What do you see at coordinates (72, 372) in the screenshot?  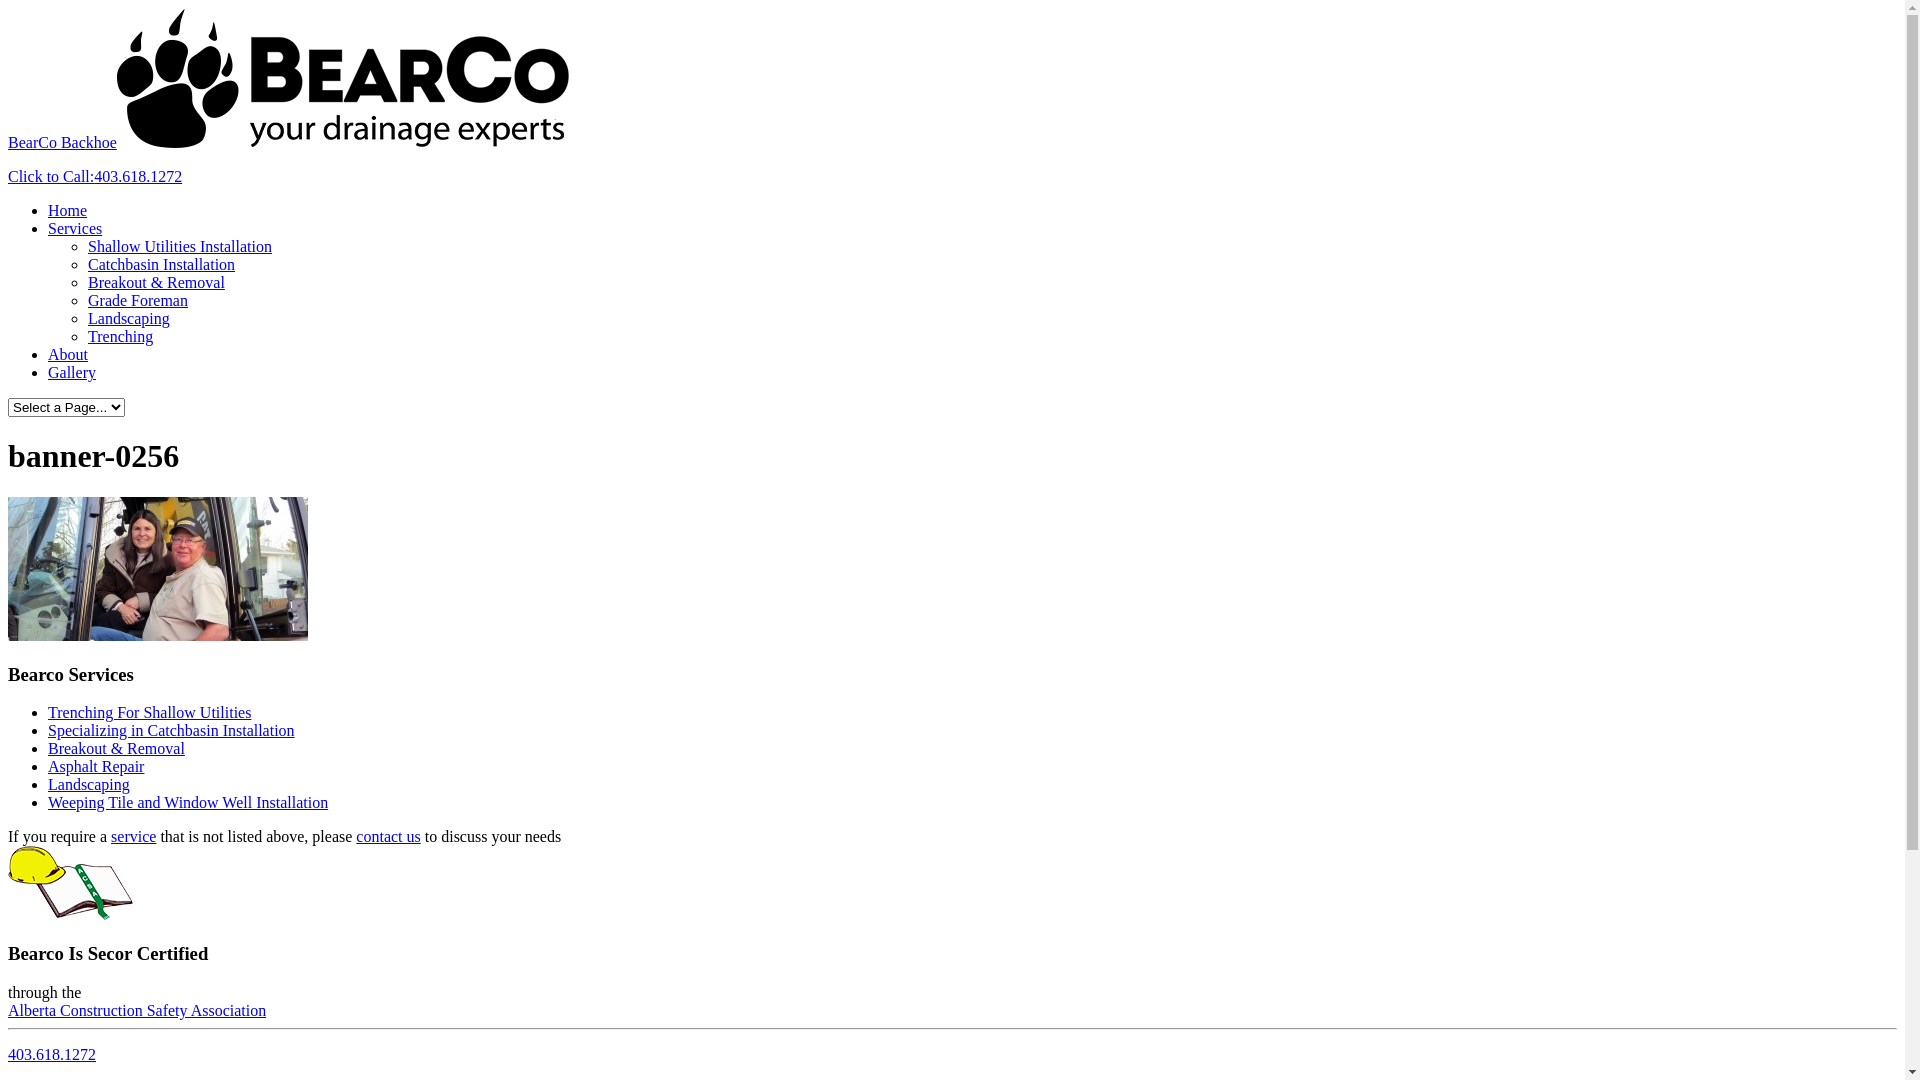 I see `'Gallery'` at bounding box center [72, 372].